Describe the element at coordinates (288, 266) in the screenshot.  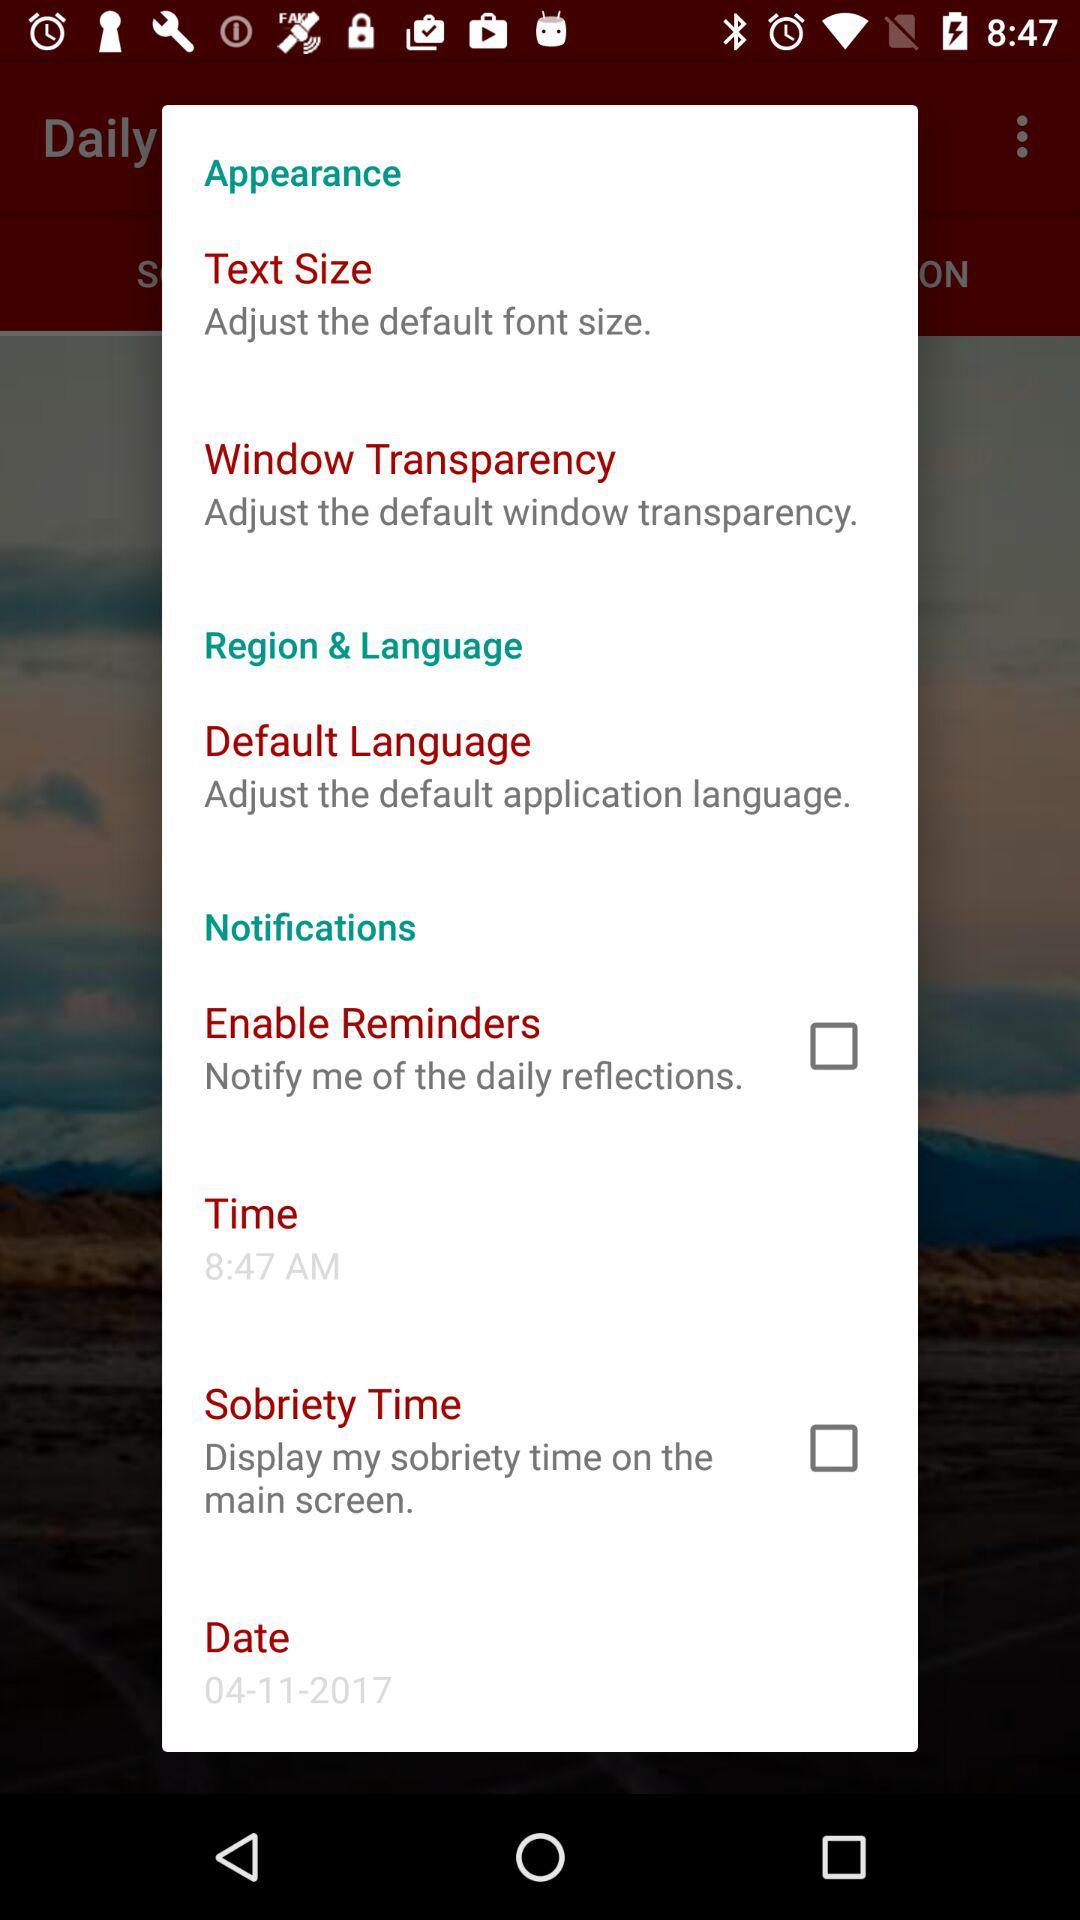
I see `the item below appearance` at that location.